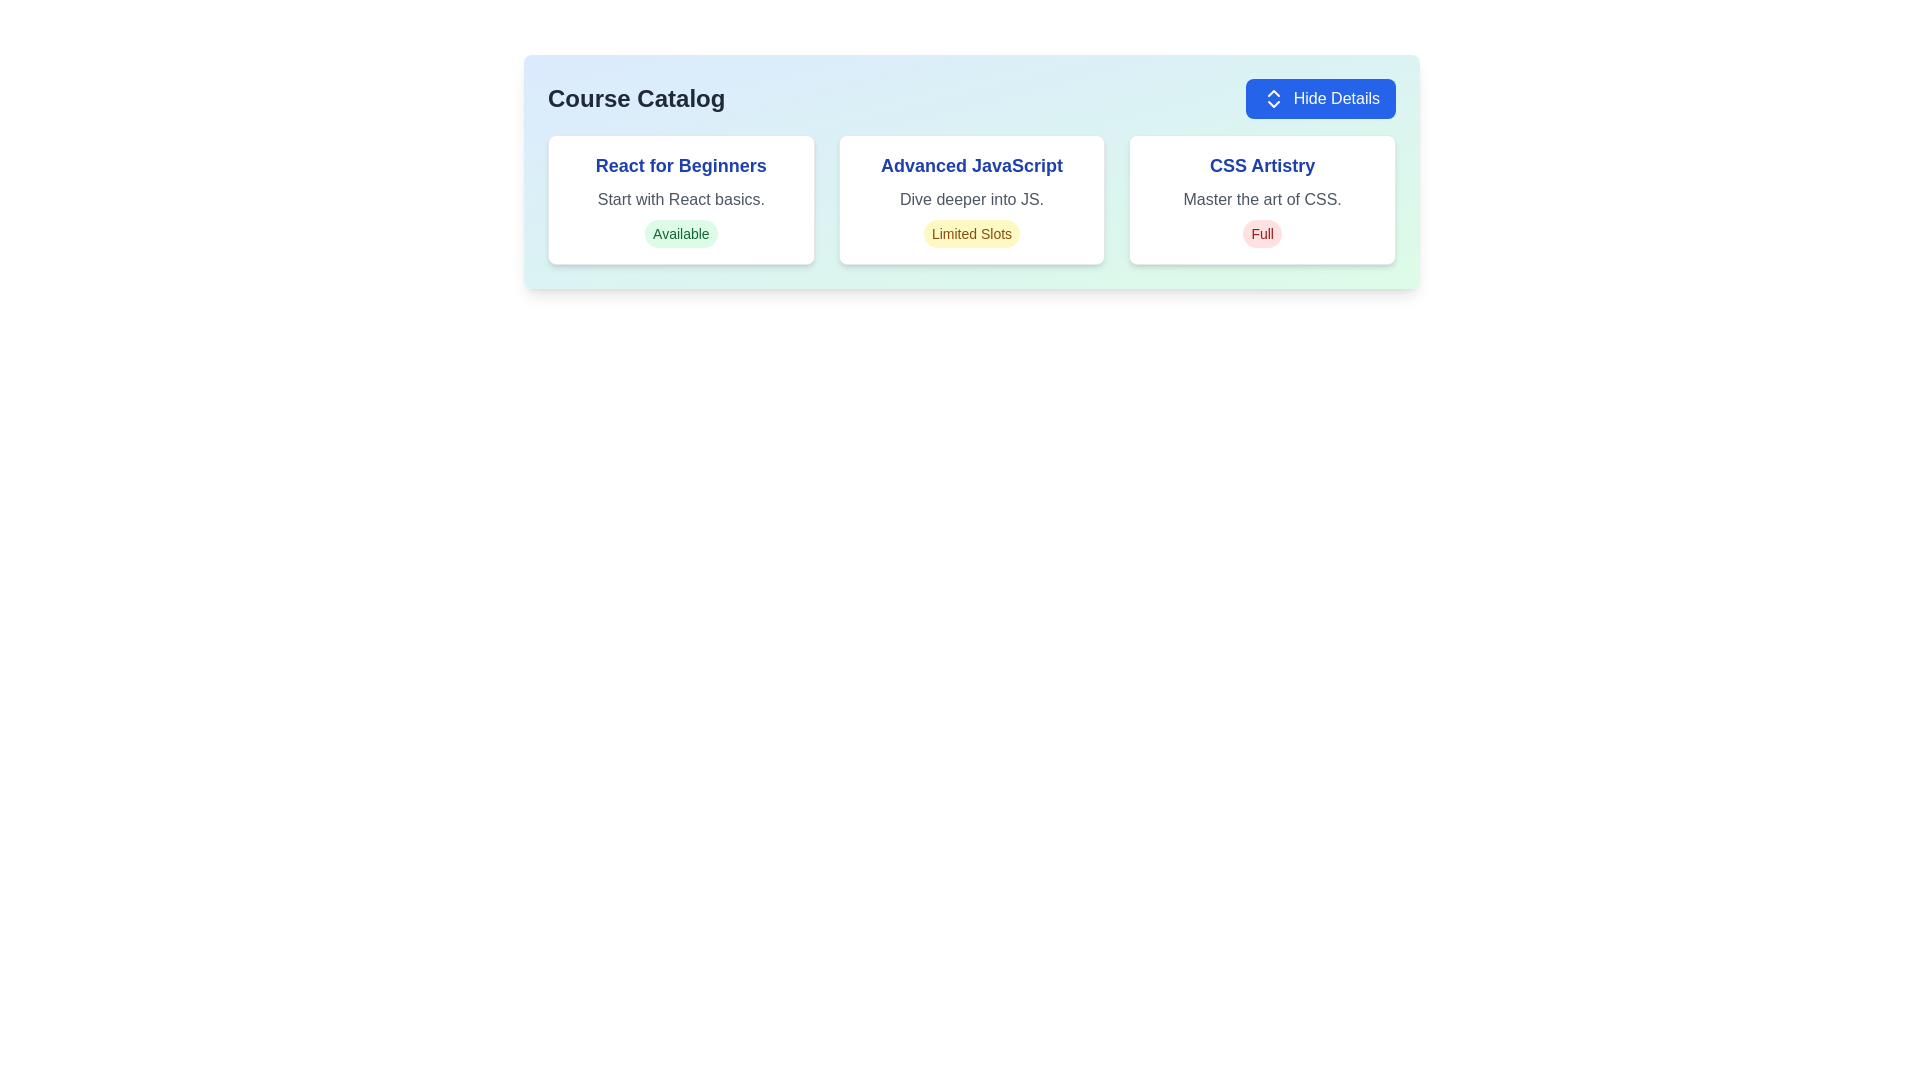 The image size is (1920, 1080). What do you see at coordinates (681, 200) in the screenshot?
I see `the Interactive information panel titled 'React for Beginners' to navigate` at bounding box center [681, 200].